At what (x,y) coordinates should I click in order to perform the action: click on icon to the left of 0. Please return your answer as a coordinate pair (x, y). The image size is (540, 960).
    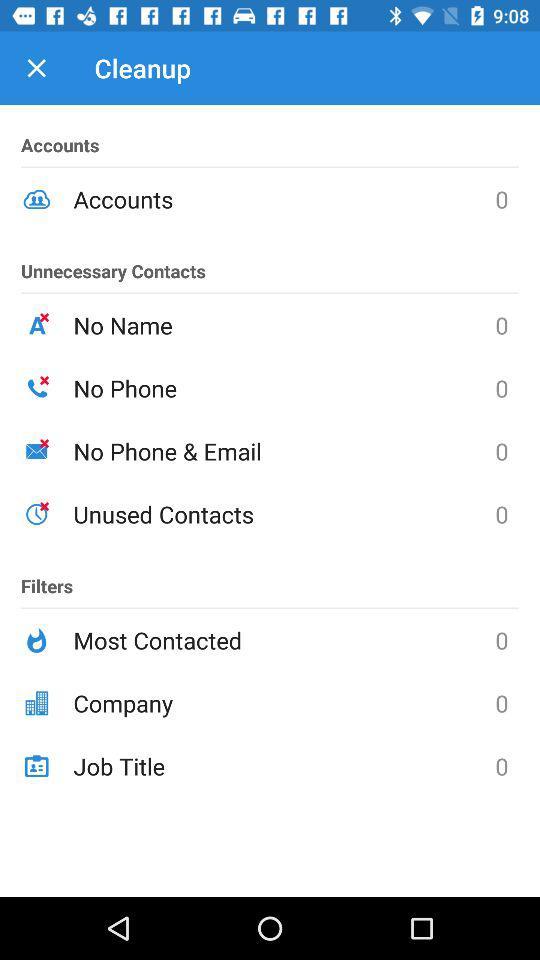
    Looking at the image, I should click on (283, 325).